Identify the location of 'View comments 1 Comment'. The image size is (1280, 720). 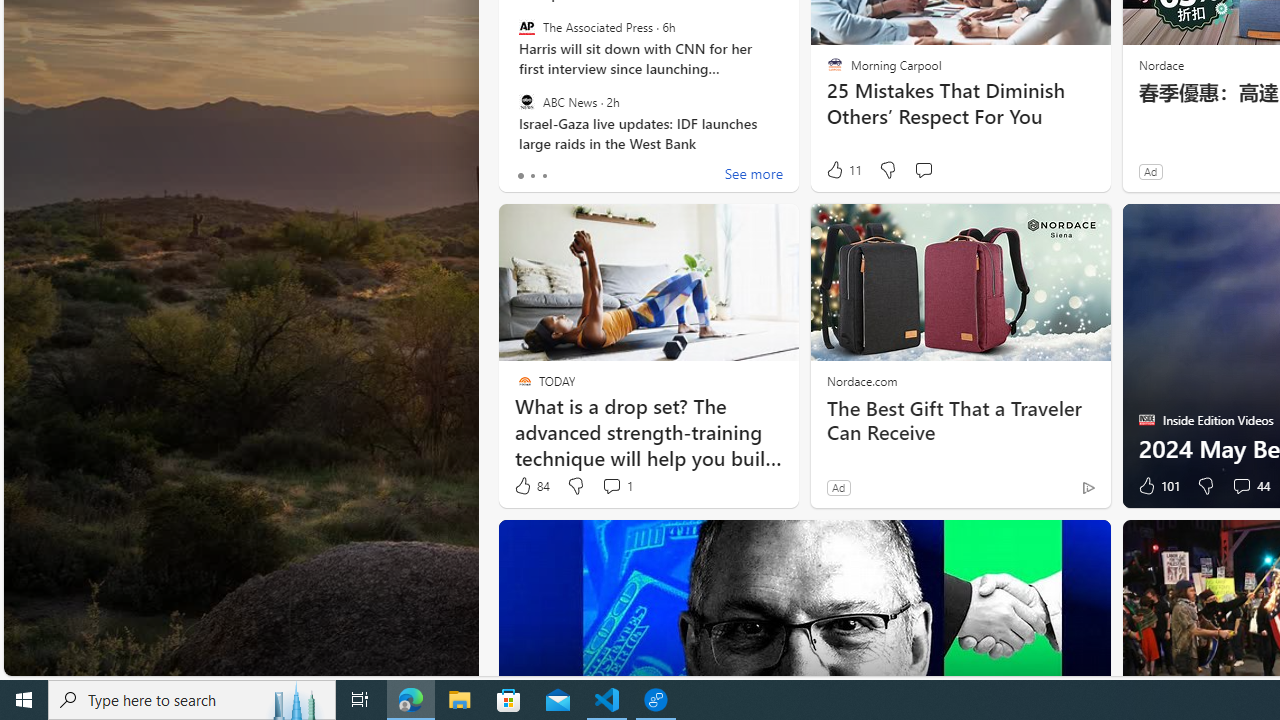
(615, 486).